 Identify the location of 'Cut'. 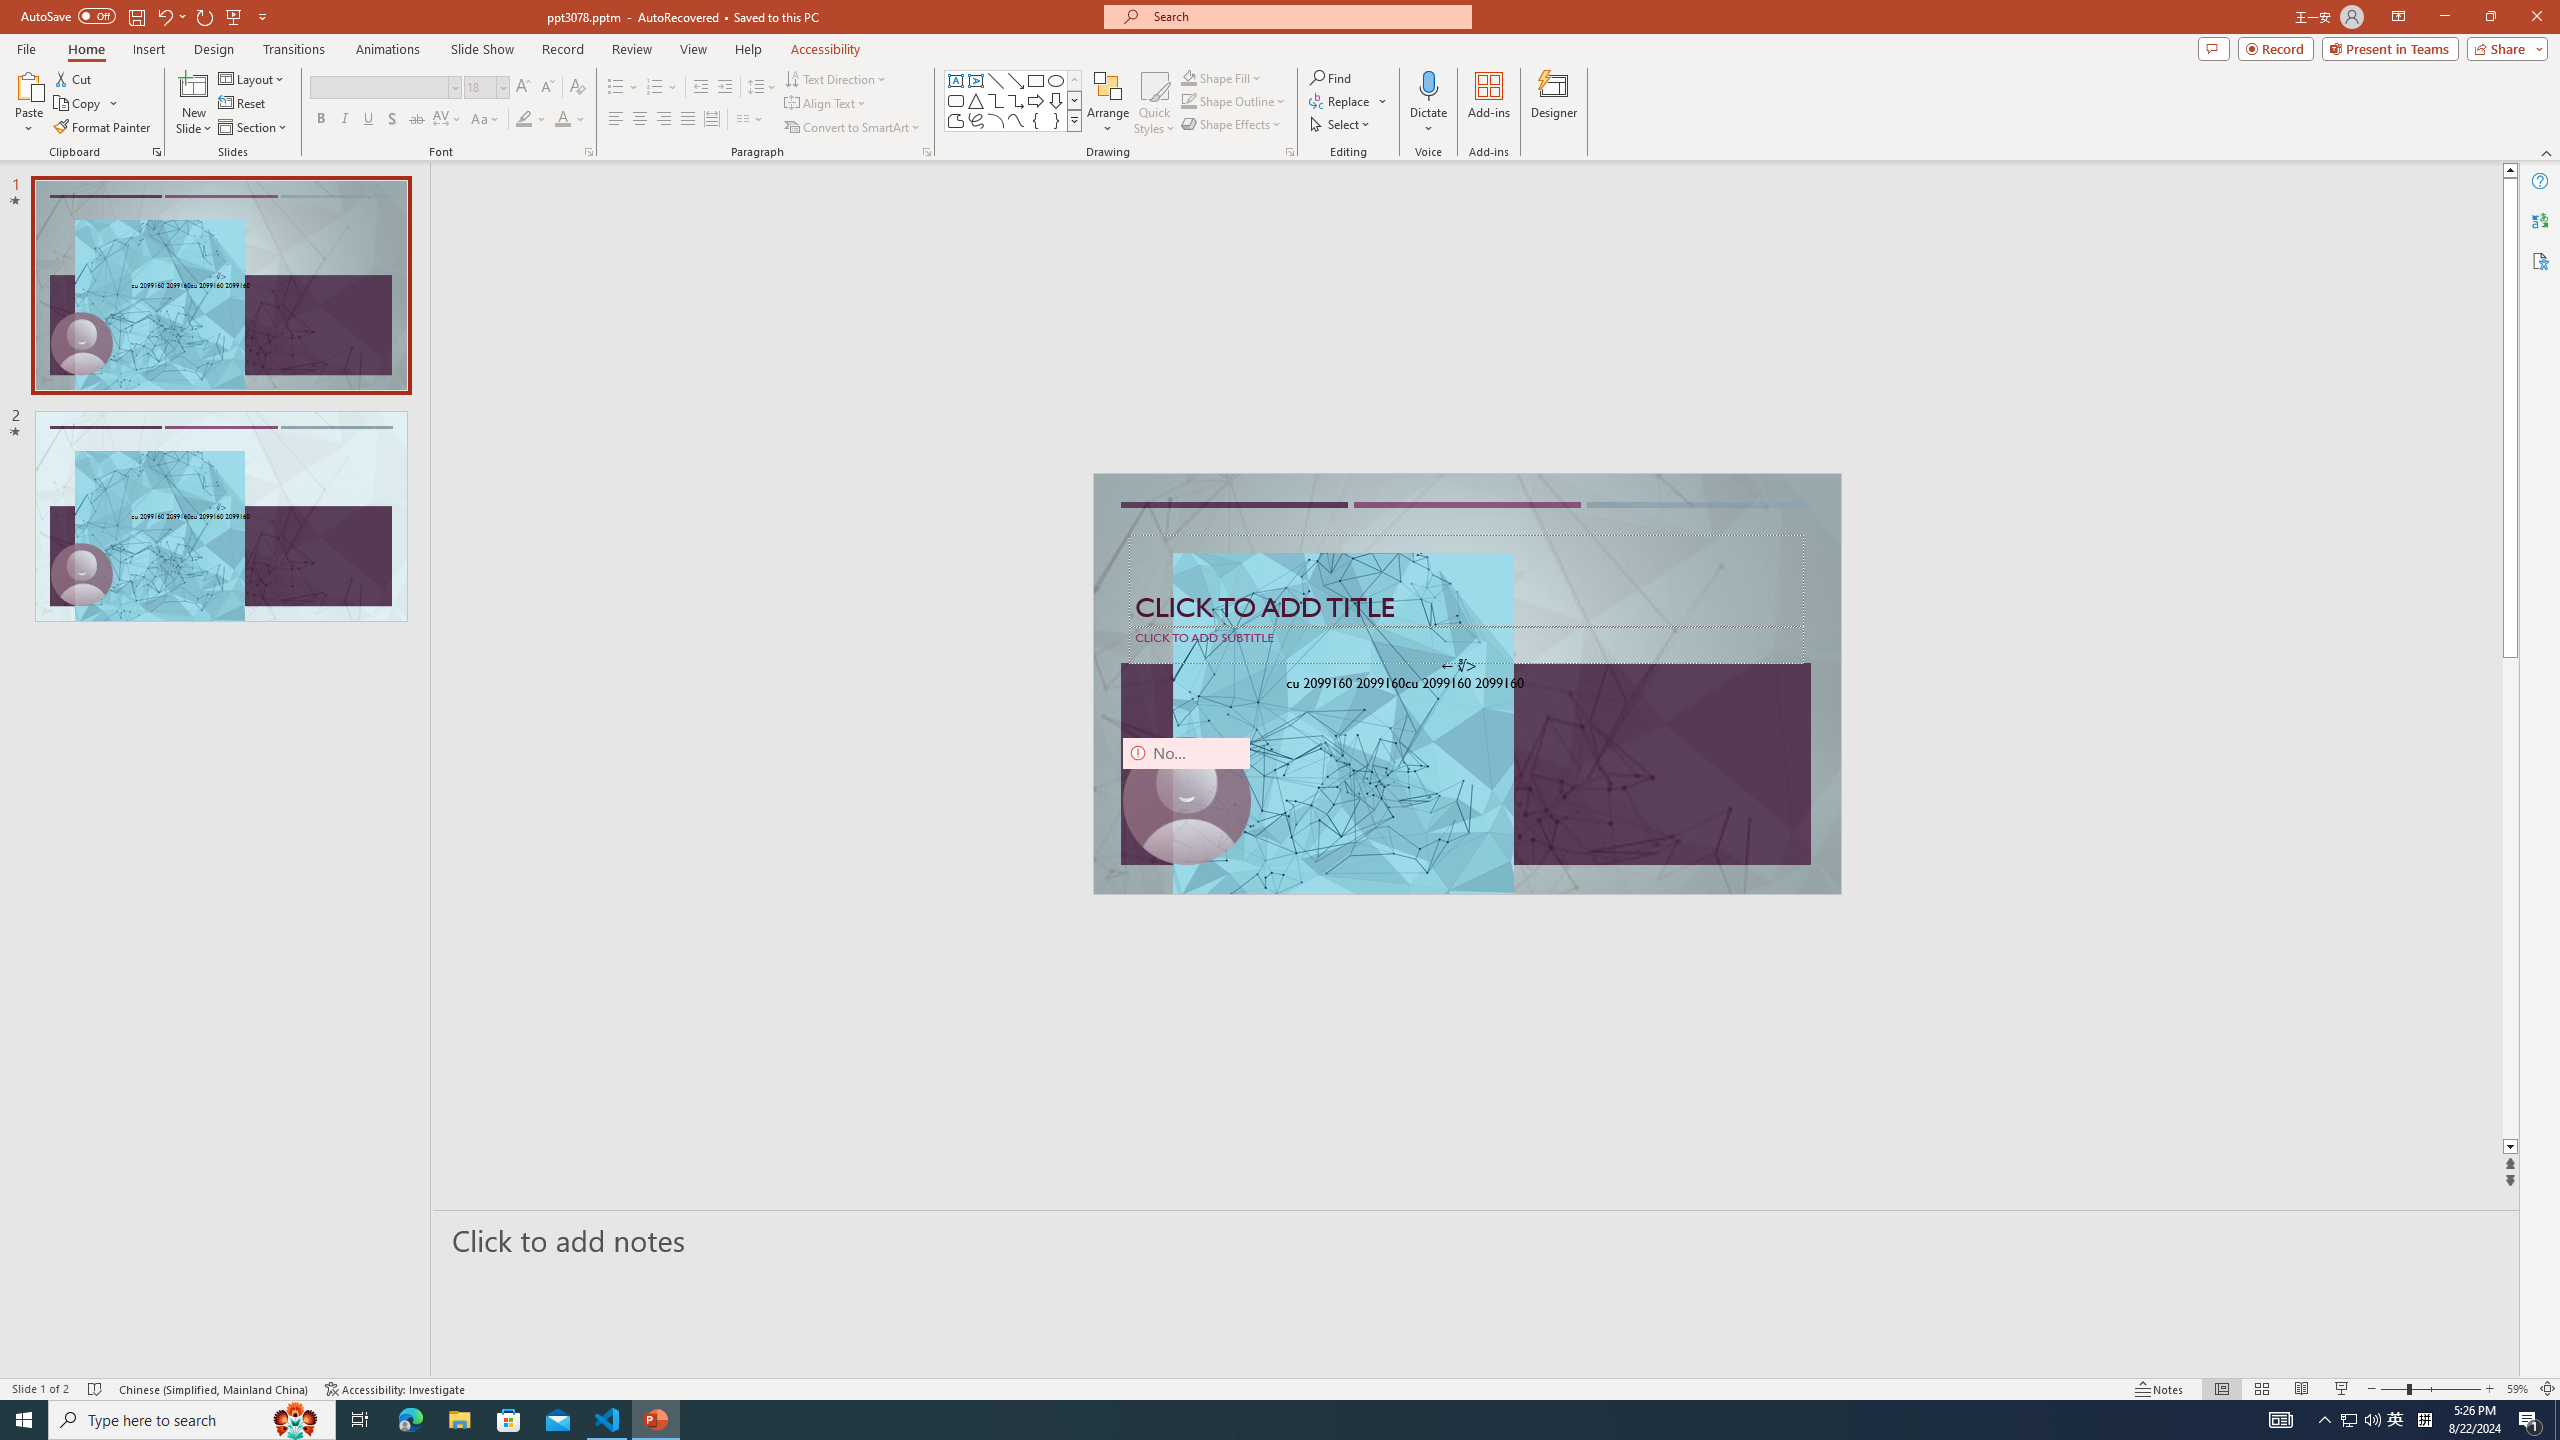
(73, 78).